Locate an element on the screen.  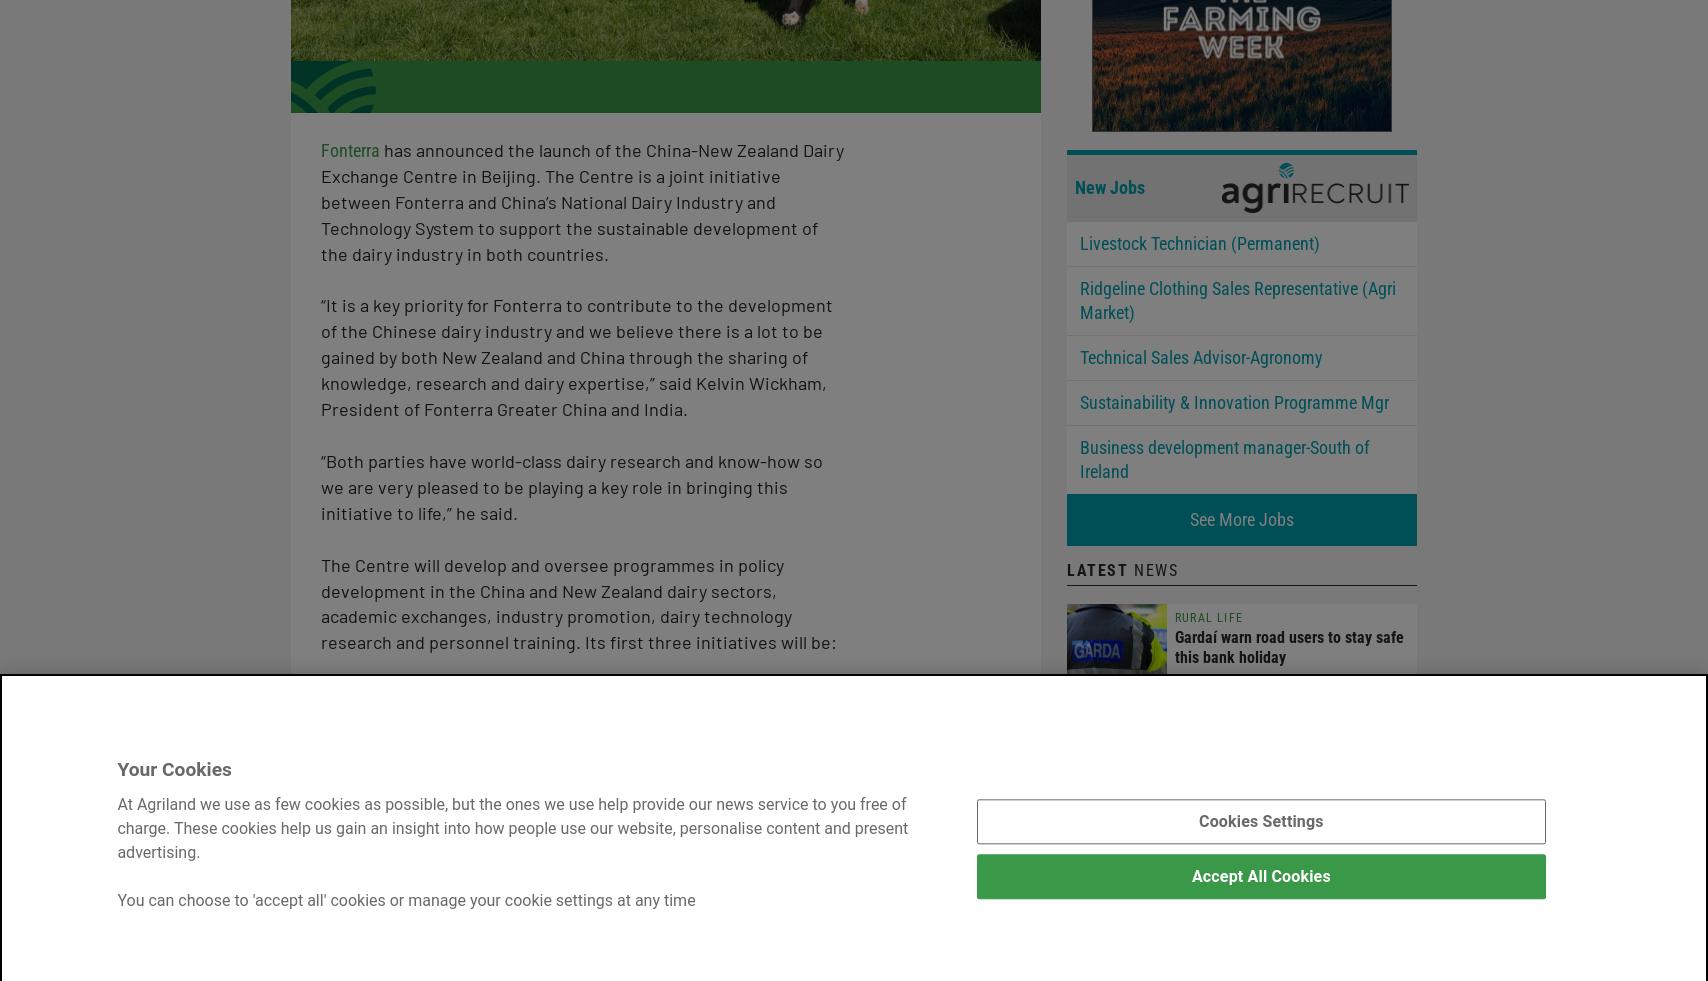
'Livestock Technician (Permanent)' is located at coordinates (1200, 241).